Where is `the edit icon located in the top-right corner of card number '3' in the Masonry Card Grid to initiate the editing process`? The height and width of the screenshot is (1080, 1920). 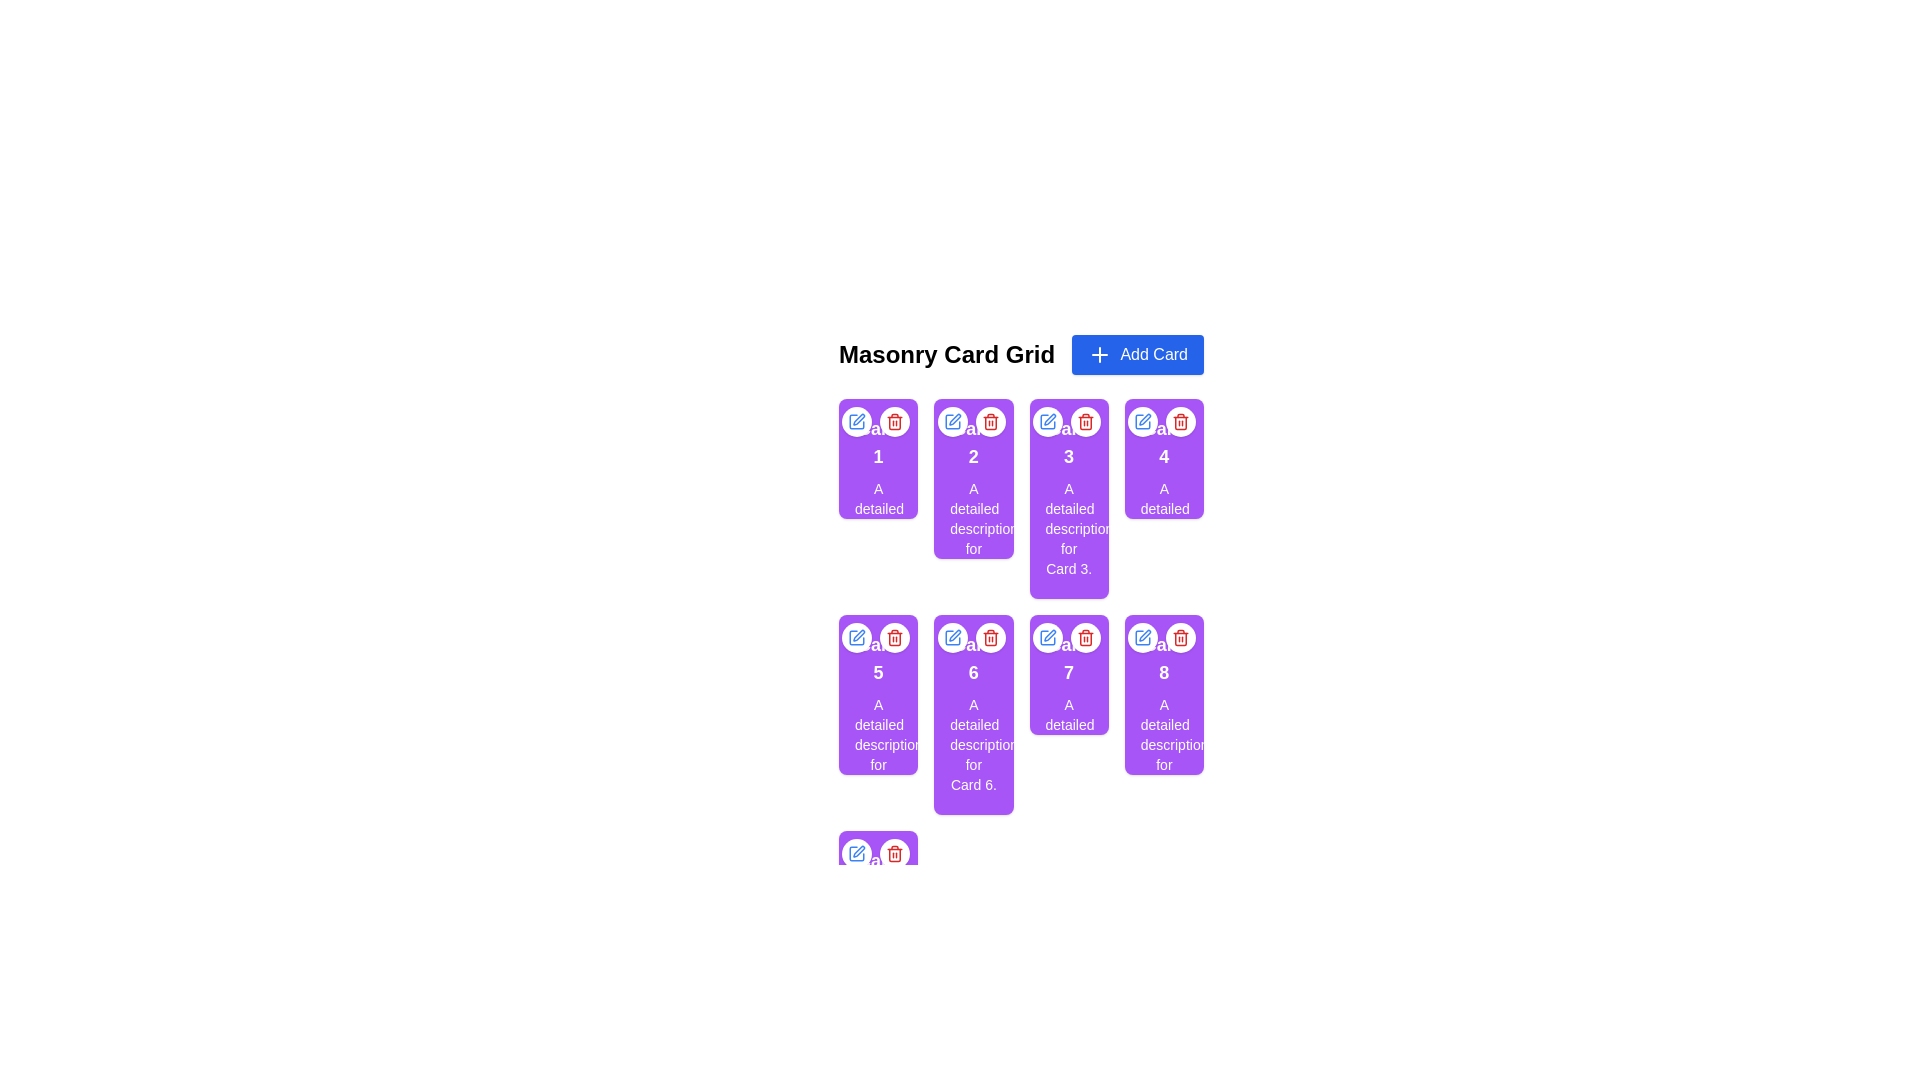
the edit icon located in the top-right corner of card number '3' in the Masonry Card Grid to initiate the editing process is located at coordinates (1049, 418).